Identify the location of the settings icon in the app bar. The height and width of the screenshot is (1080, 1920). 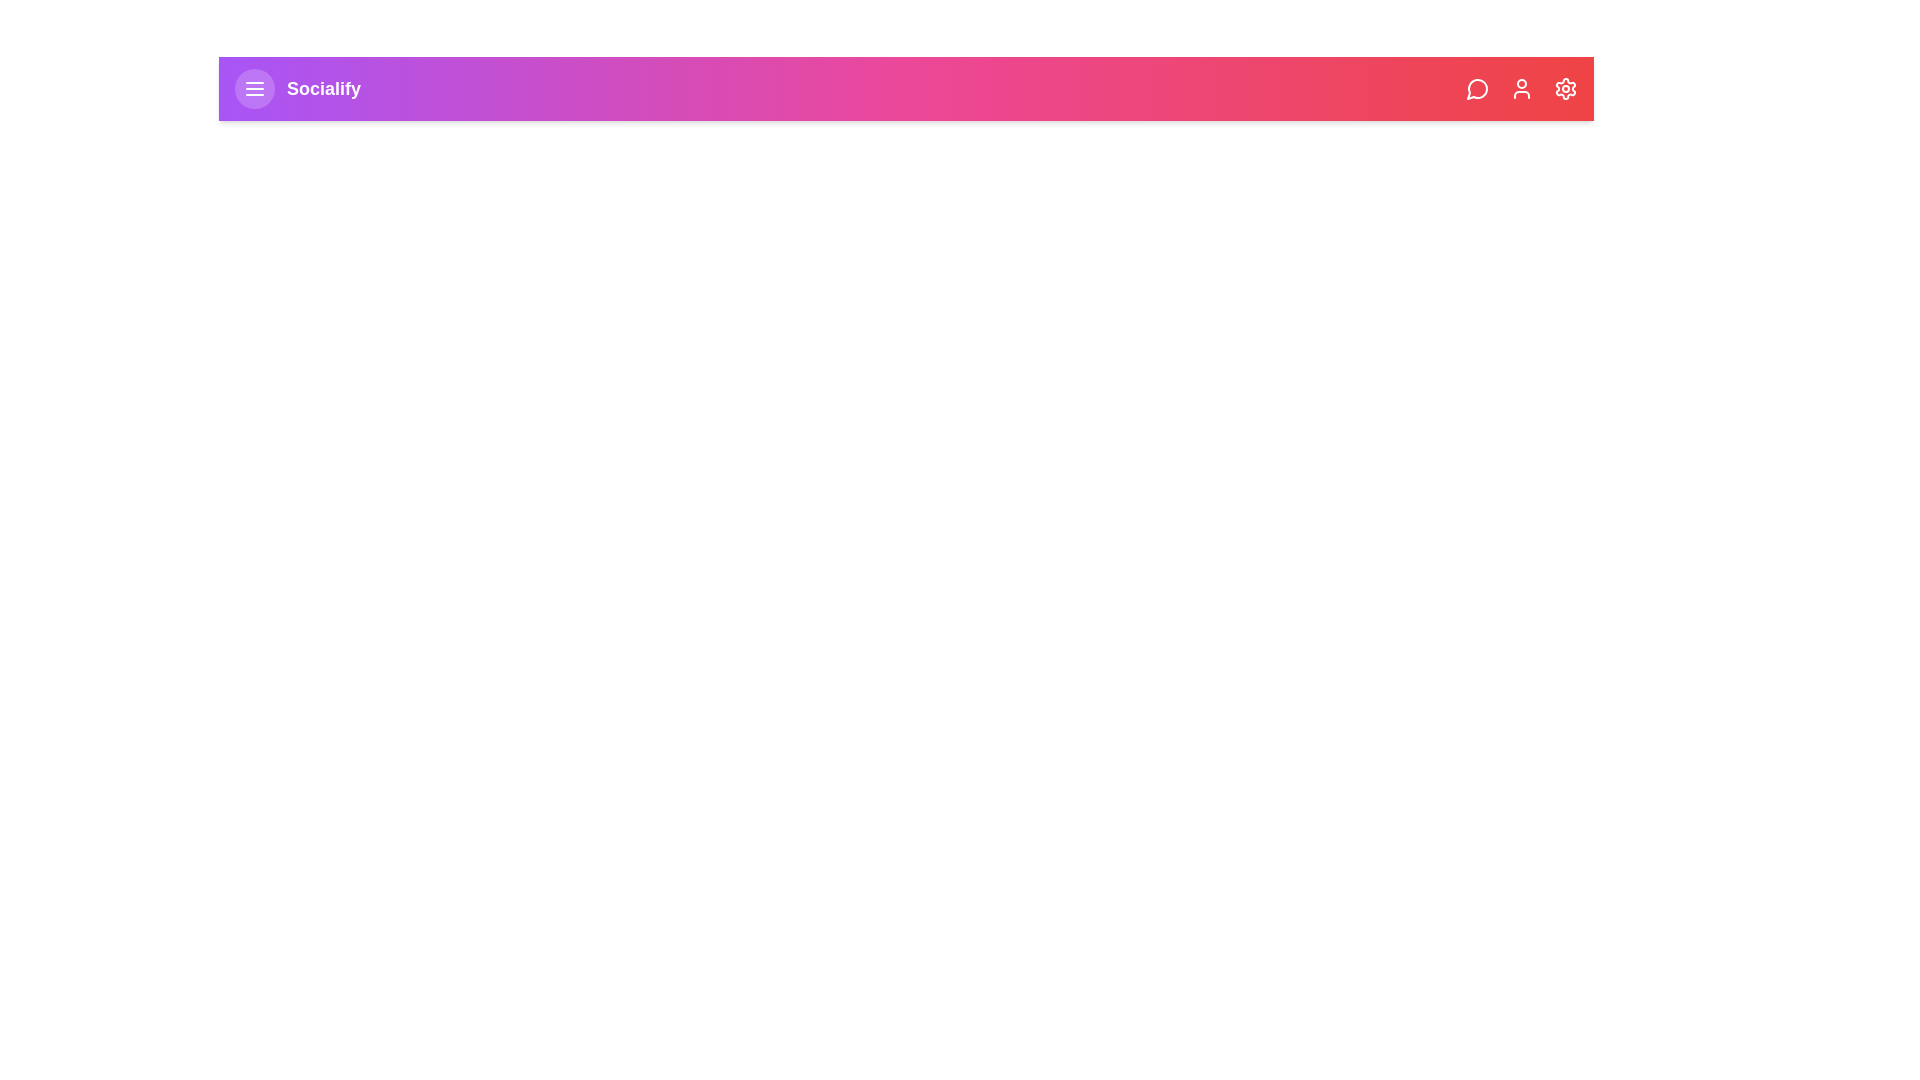
(1564, 87).